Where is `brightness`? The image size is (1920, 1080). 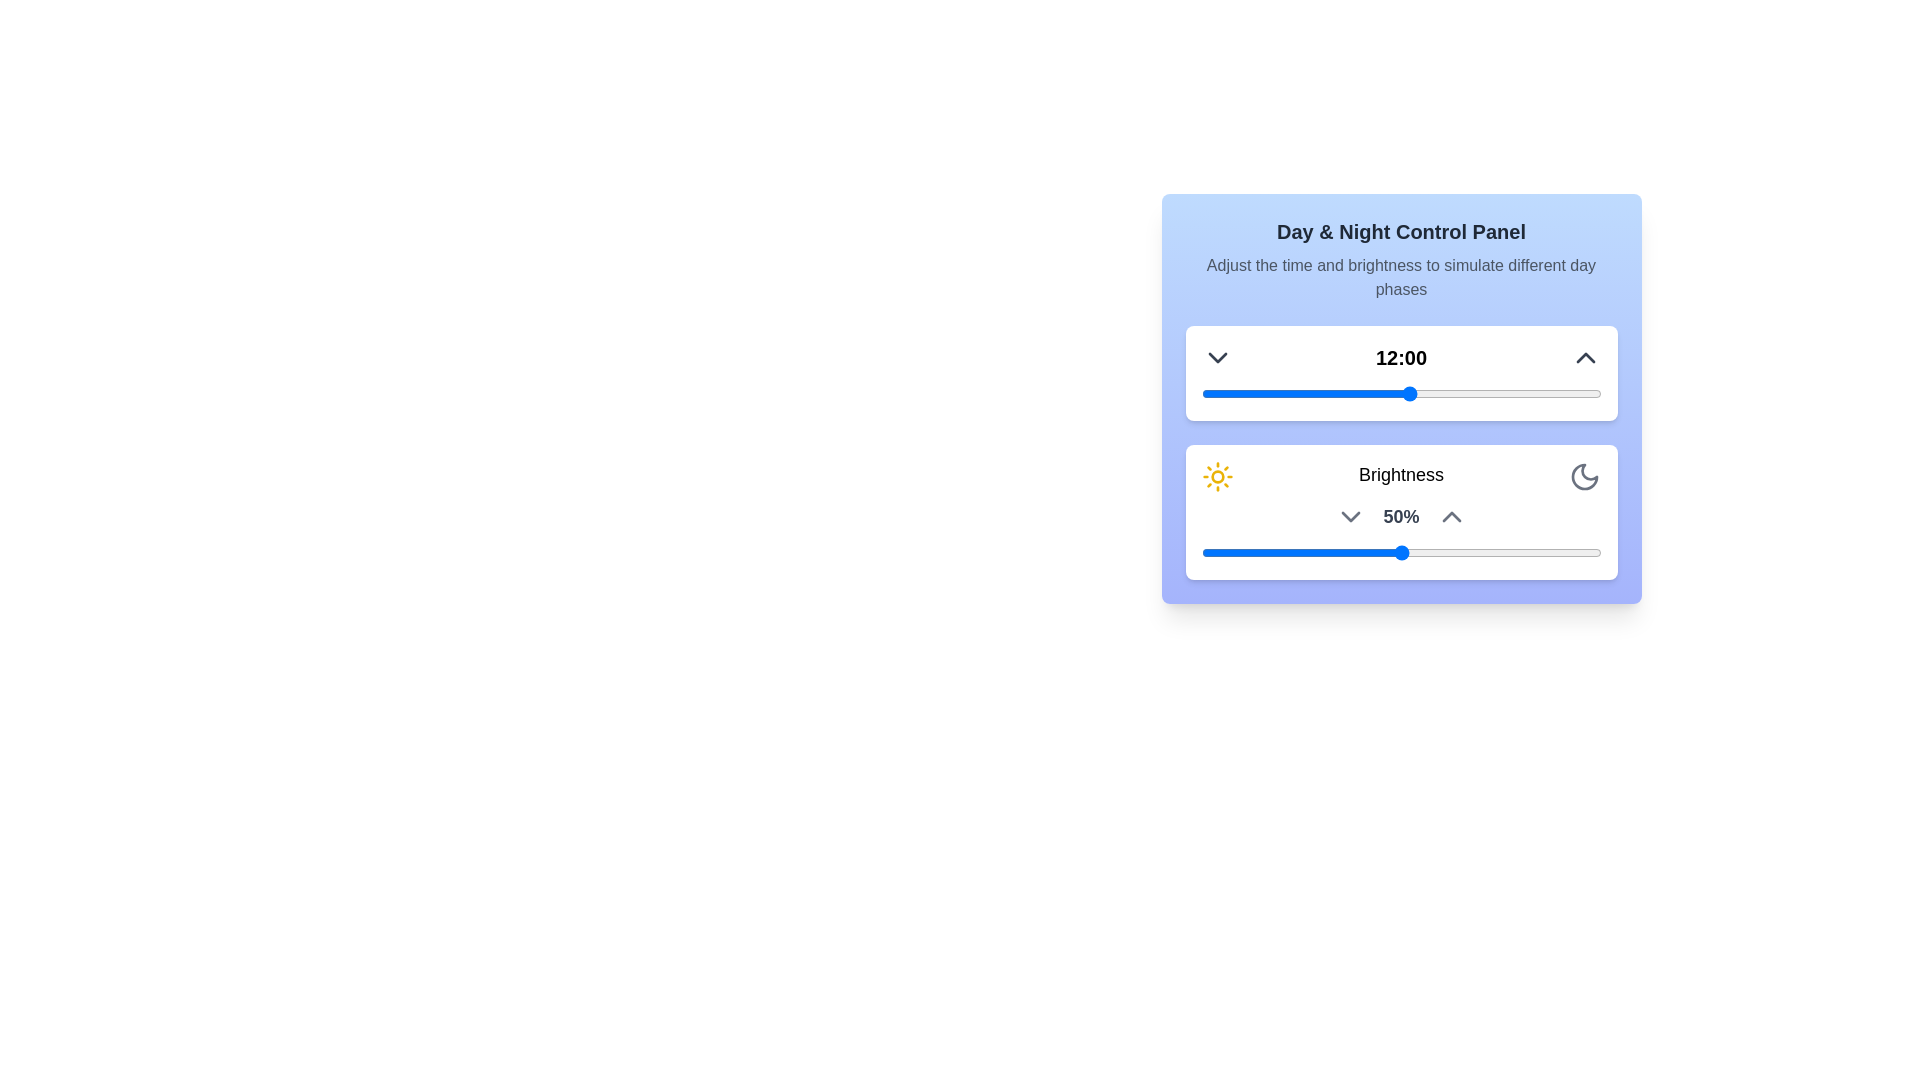 brightness is located at coordinates (1368, 552).